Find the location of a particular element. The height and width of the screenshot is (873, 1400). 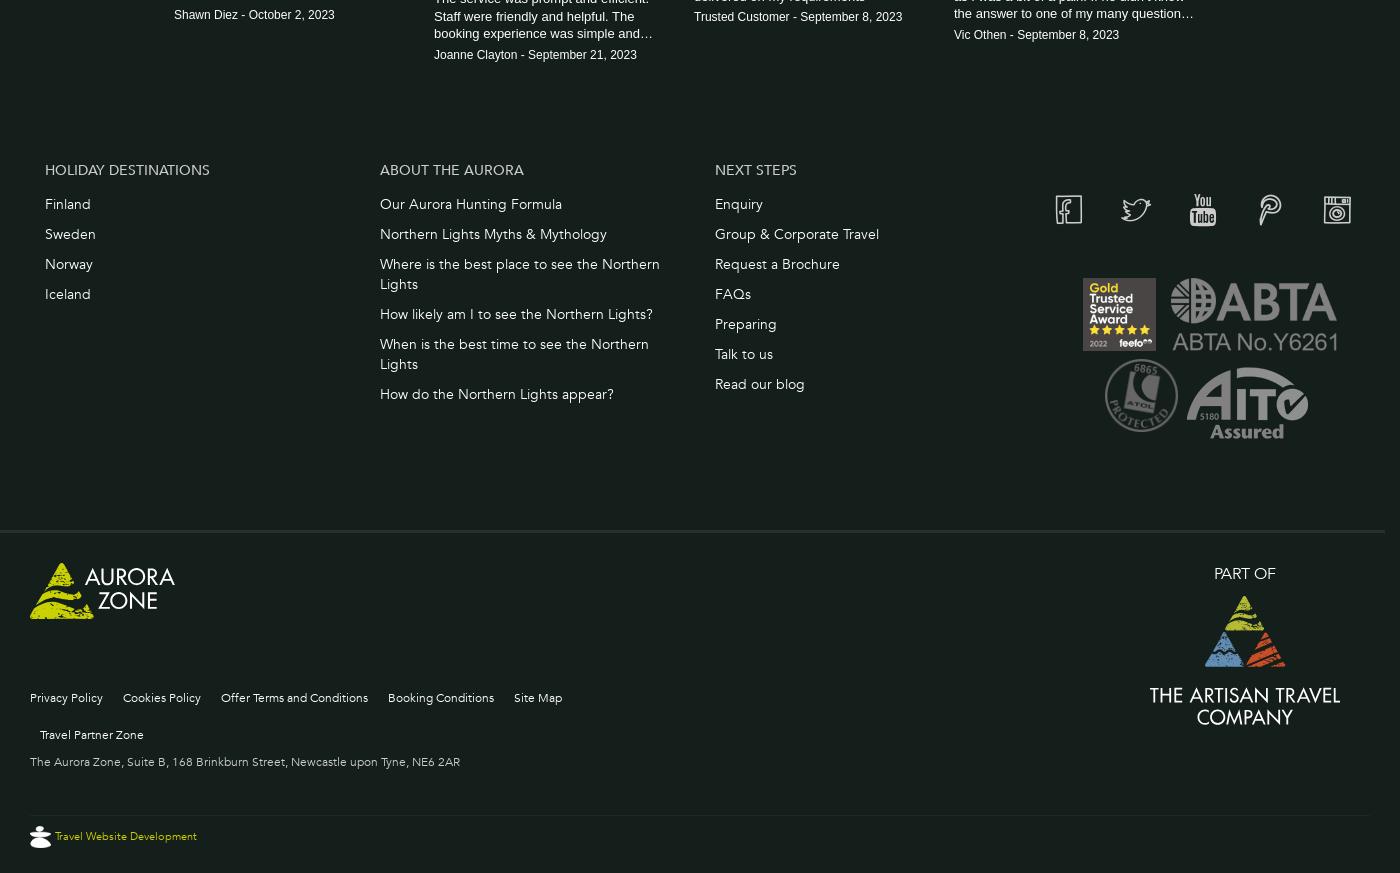

'The Aurora Zone, Suite B, 168 Brinkburn Street, Newcastle upon Tyne, NE6 2AR' is located at coordinates (244, 759).